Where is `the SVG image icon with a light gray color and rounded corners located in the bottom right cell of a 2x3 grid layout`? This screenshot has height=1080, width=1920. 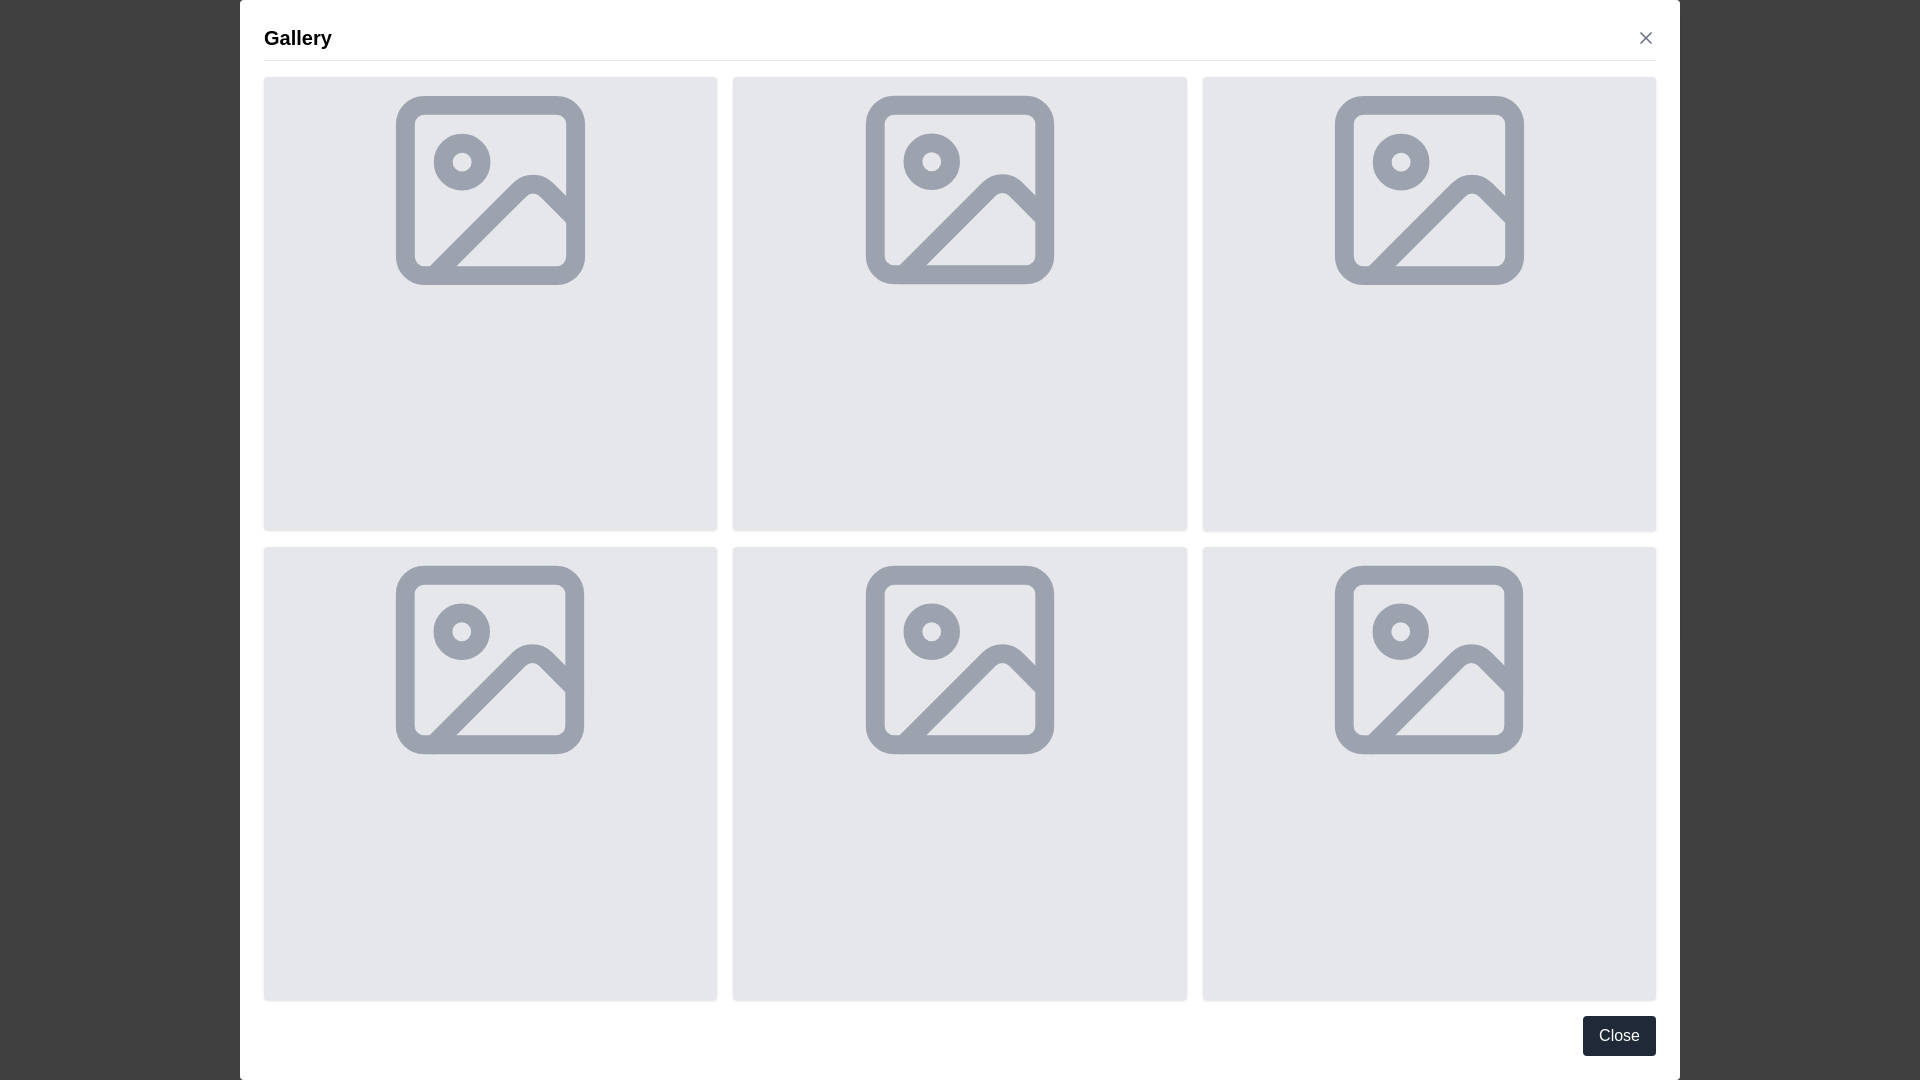
the SVG image icon with a light gray color and rounded corners located in the bottom right cell of a 2x3 grid layout is located at coordinates (1428, 659).